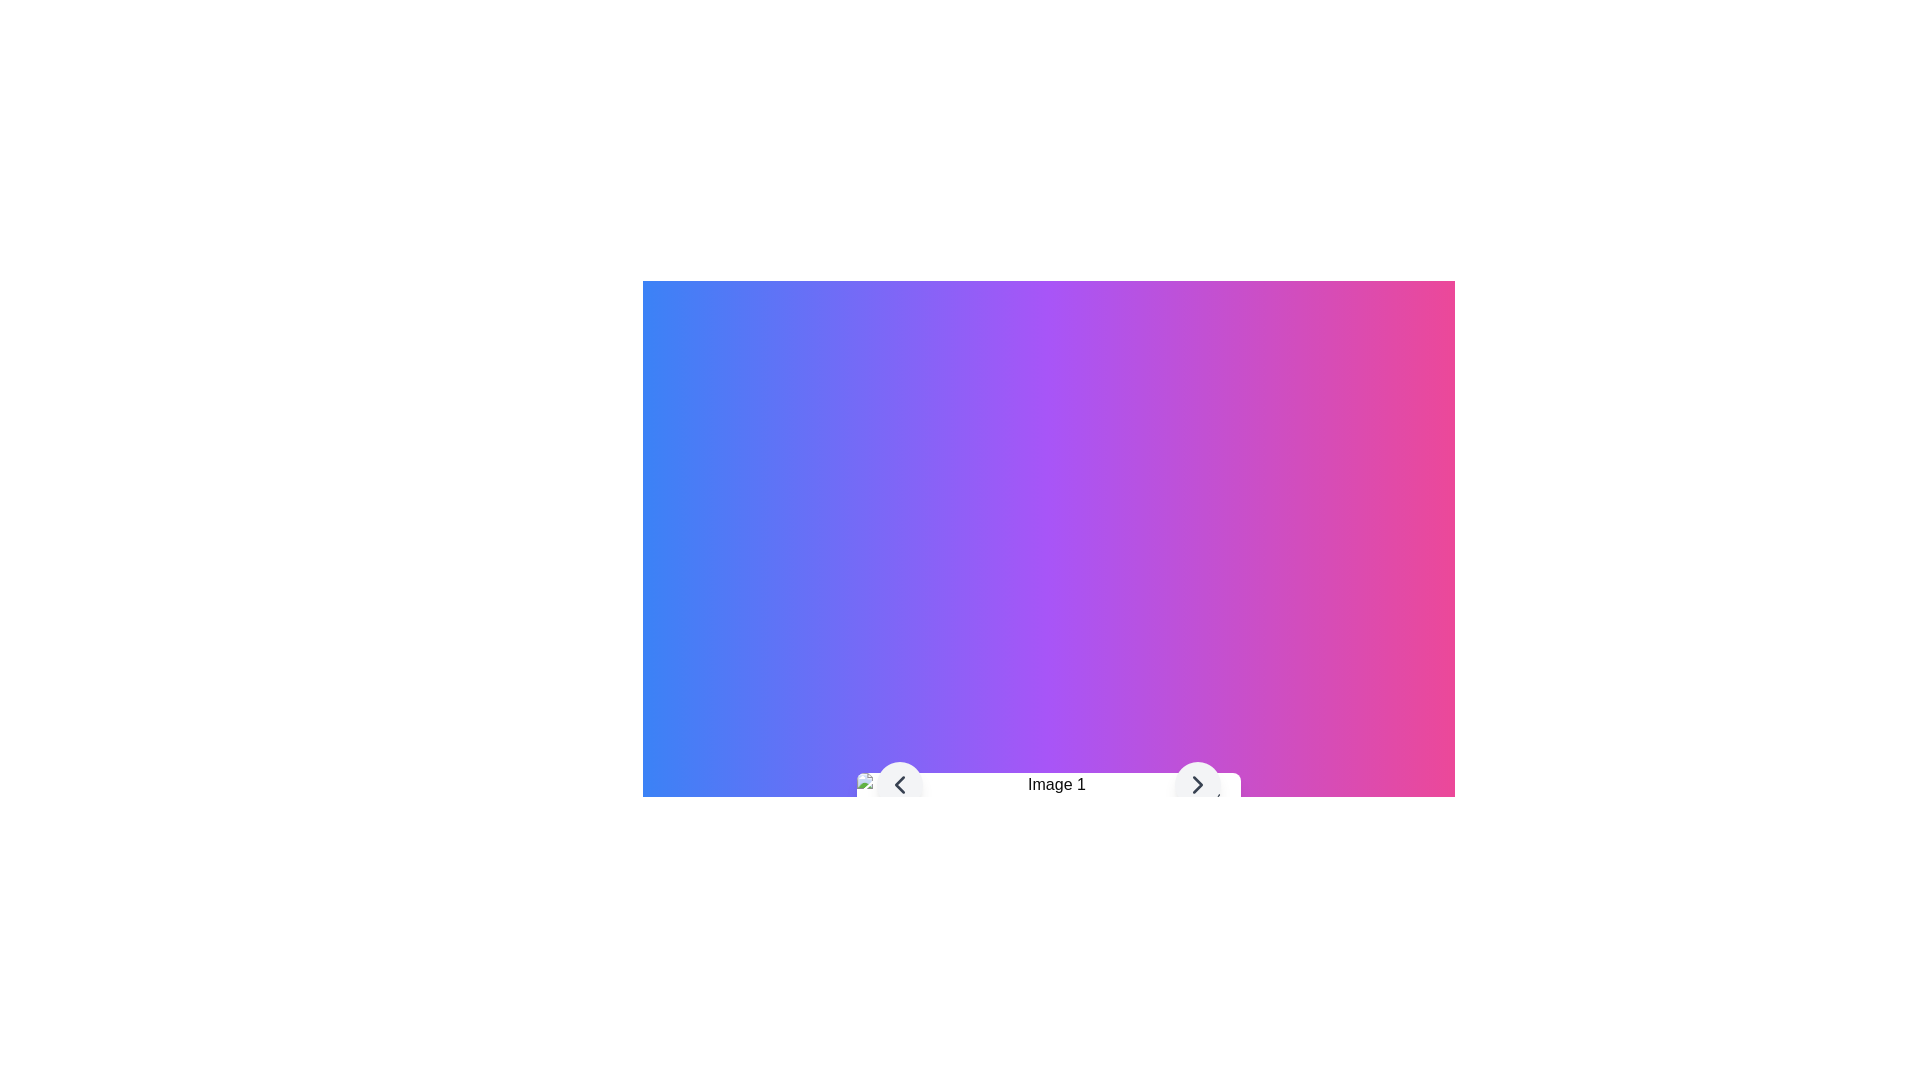 This screenshot has width=1920, height=1080. Describe the element at coordinates (899, 784) in the screenshot. I see `the backward navigation button with a chevron icon located on the far-left side of the image navigation controls` at that location.